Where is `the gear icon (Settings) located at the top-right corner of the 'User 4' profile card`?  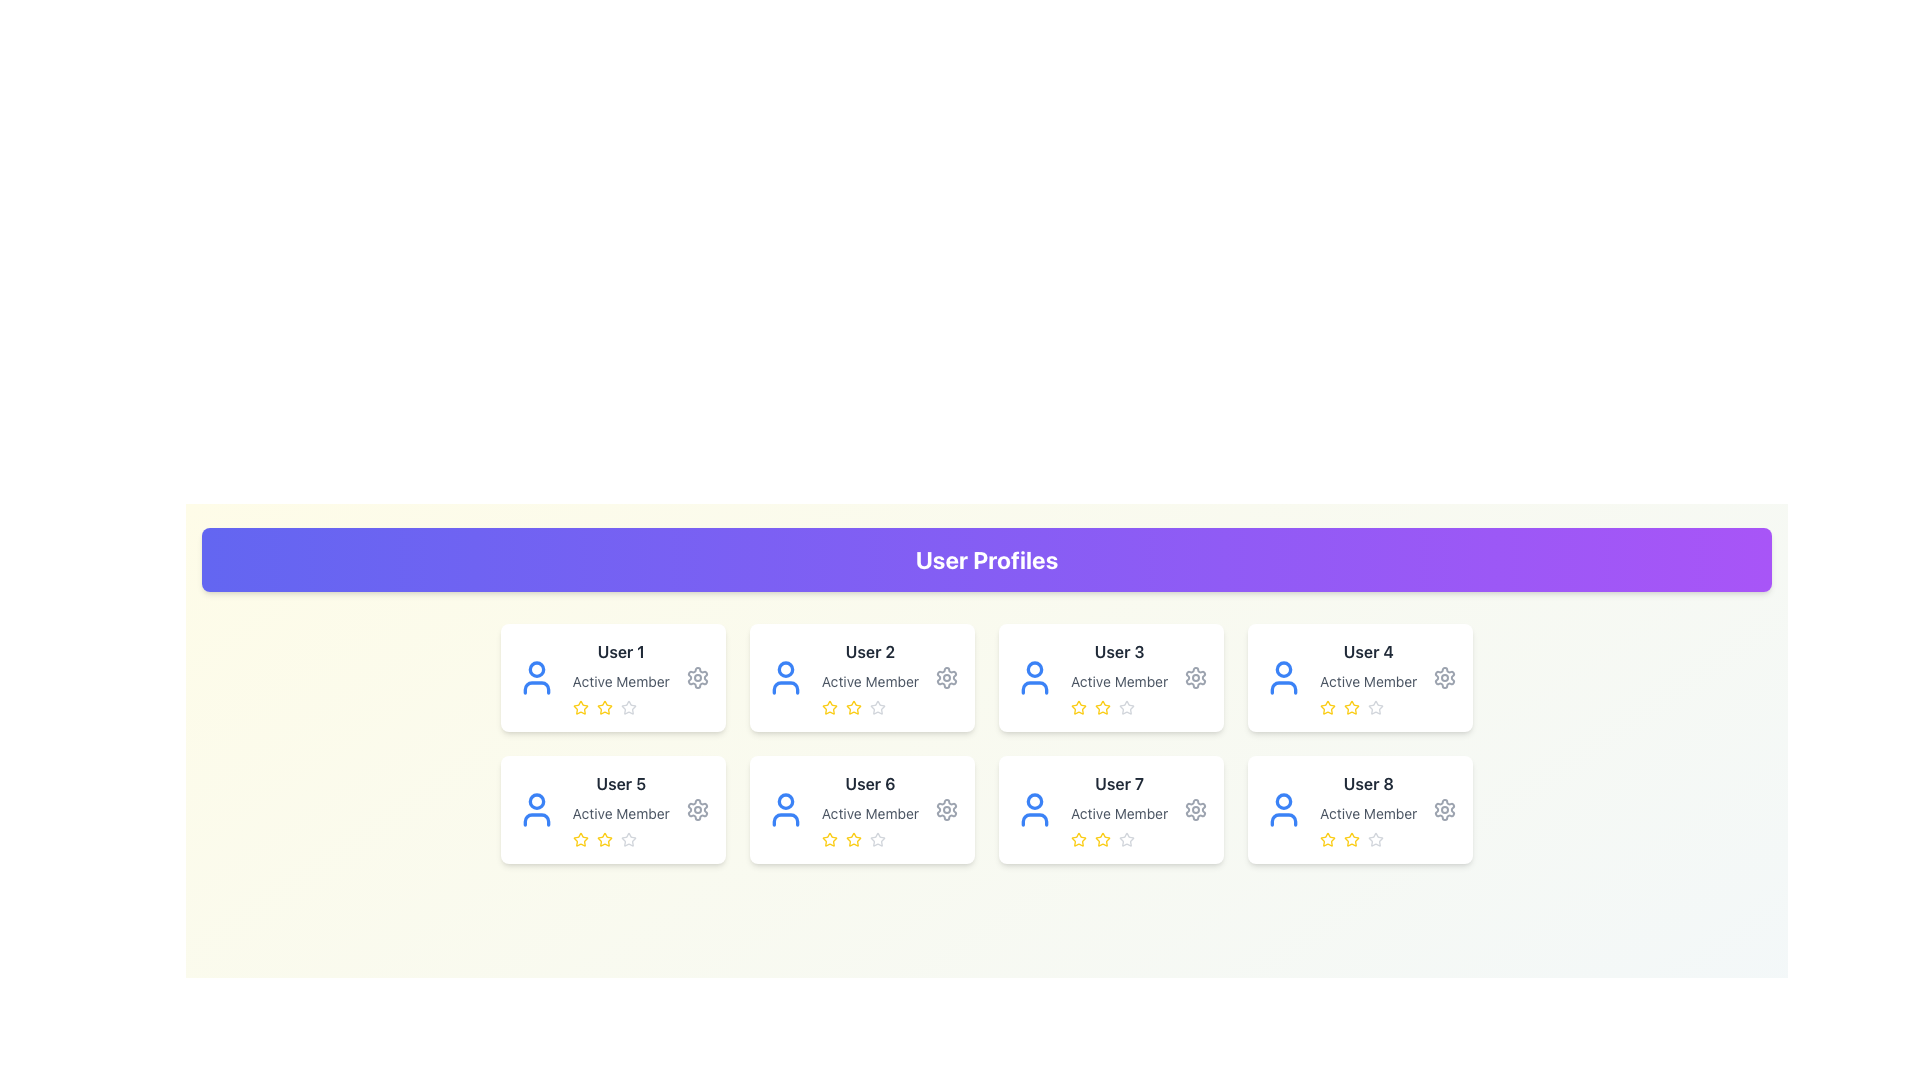
the gear icon (Settings) located at the top-right corner of the 'User 4' profile card is located at coordinates (1445, 677).